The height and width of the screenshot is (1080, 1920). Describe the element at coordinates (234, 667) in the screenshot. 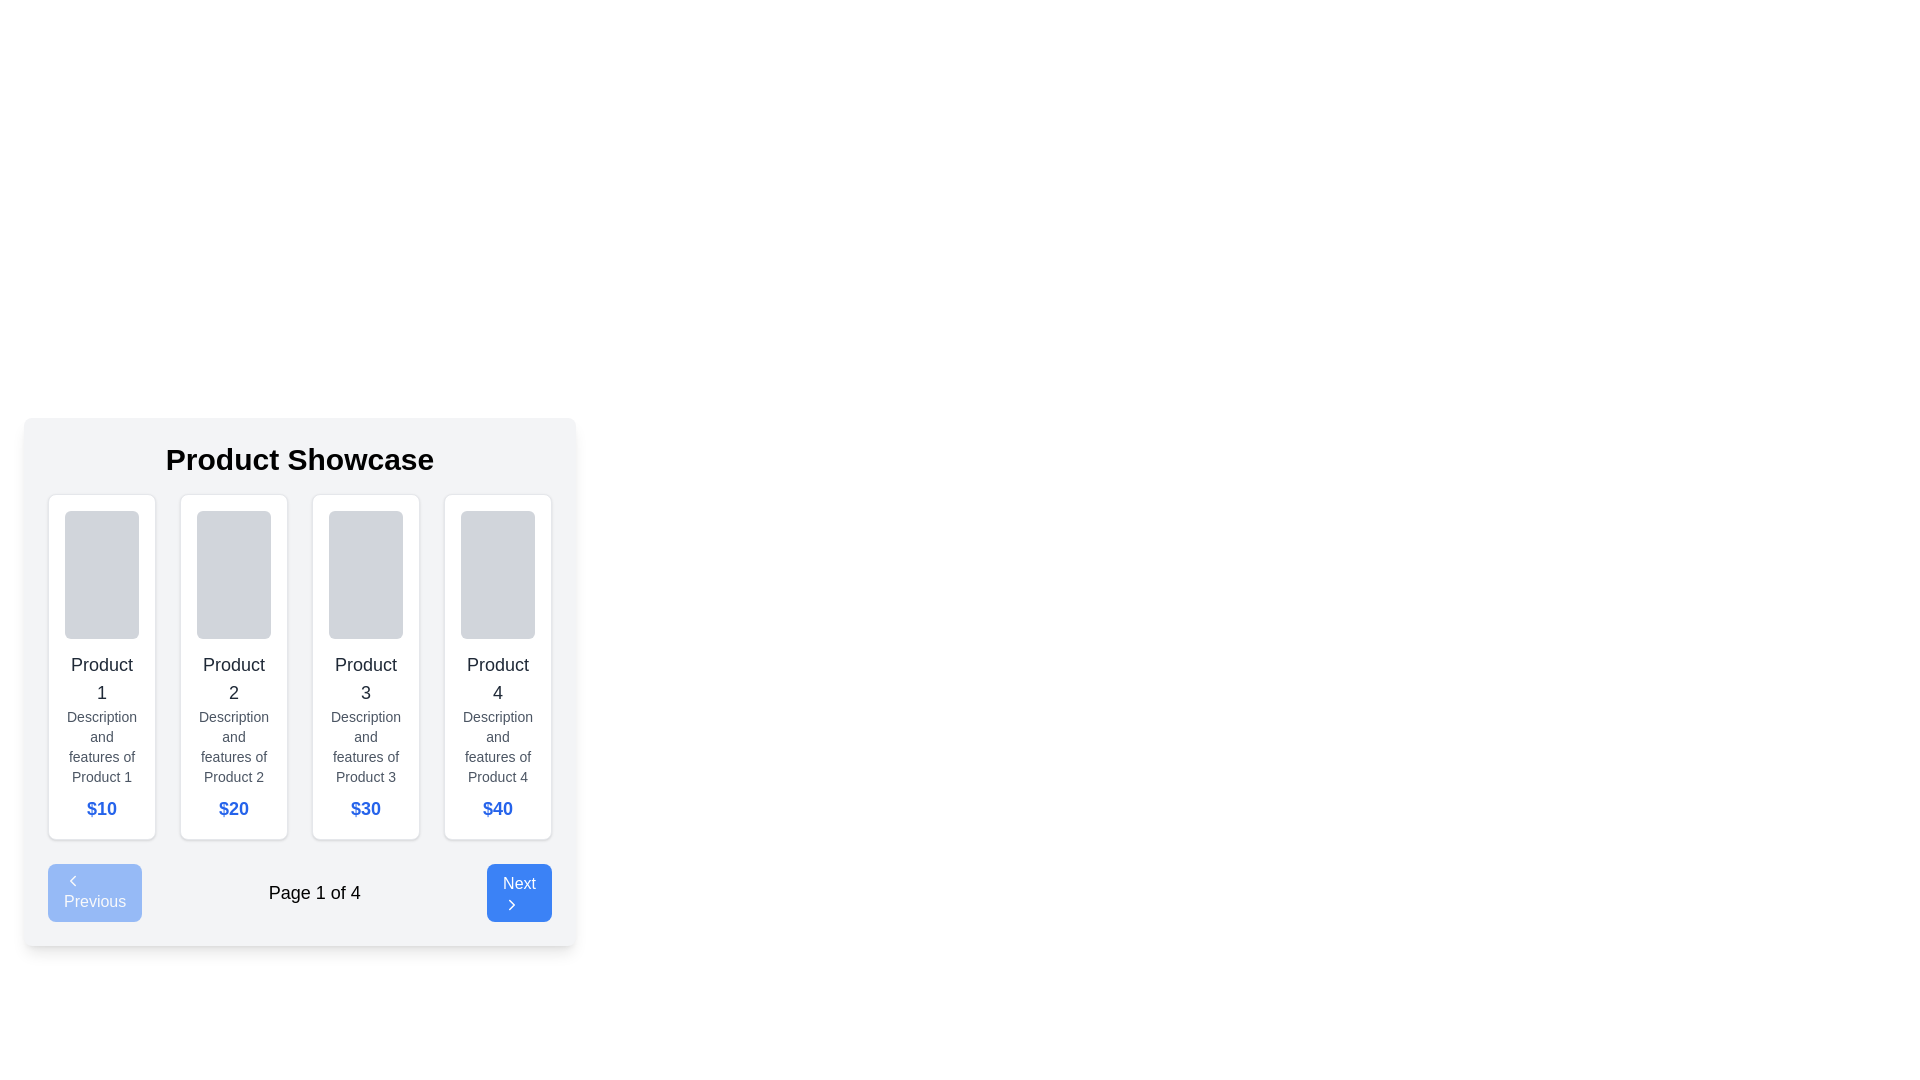

I see `the product card displaying 'Product 2', located in the second column of the grid layout, positioned between 'Product 1' and 'Product 3'` at that location.